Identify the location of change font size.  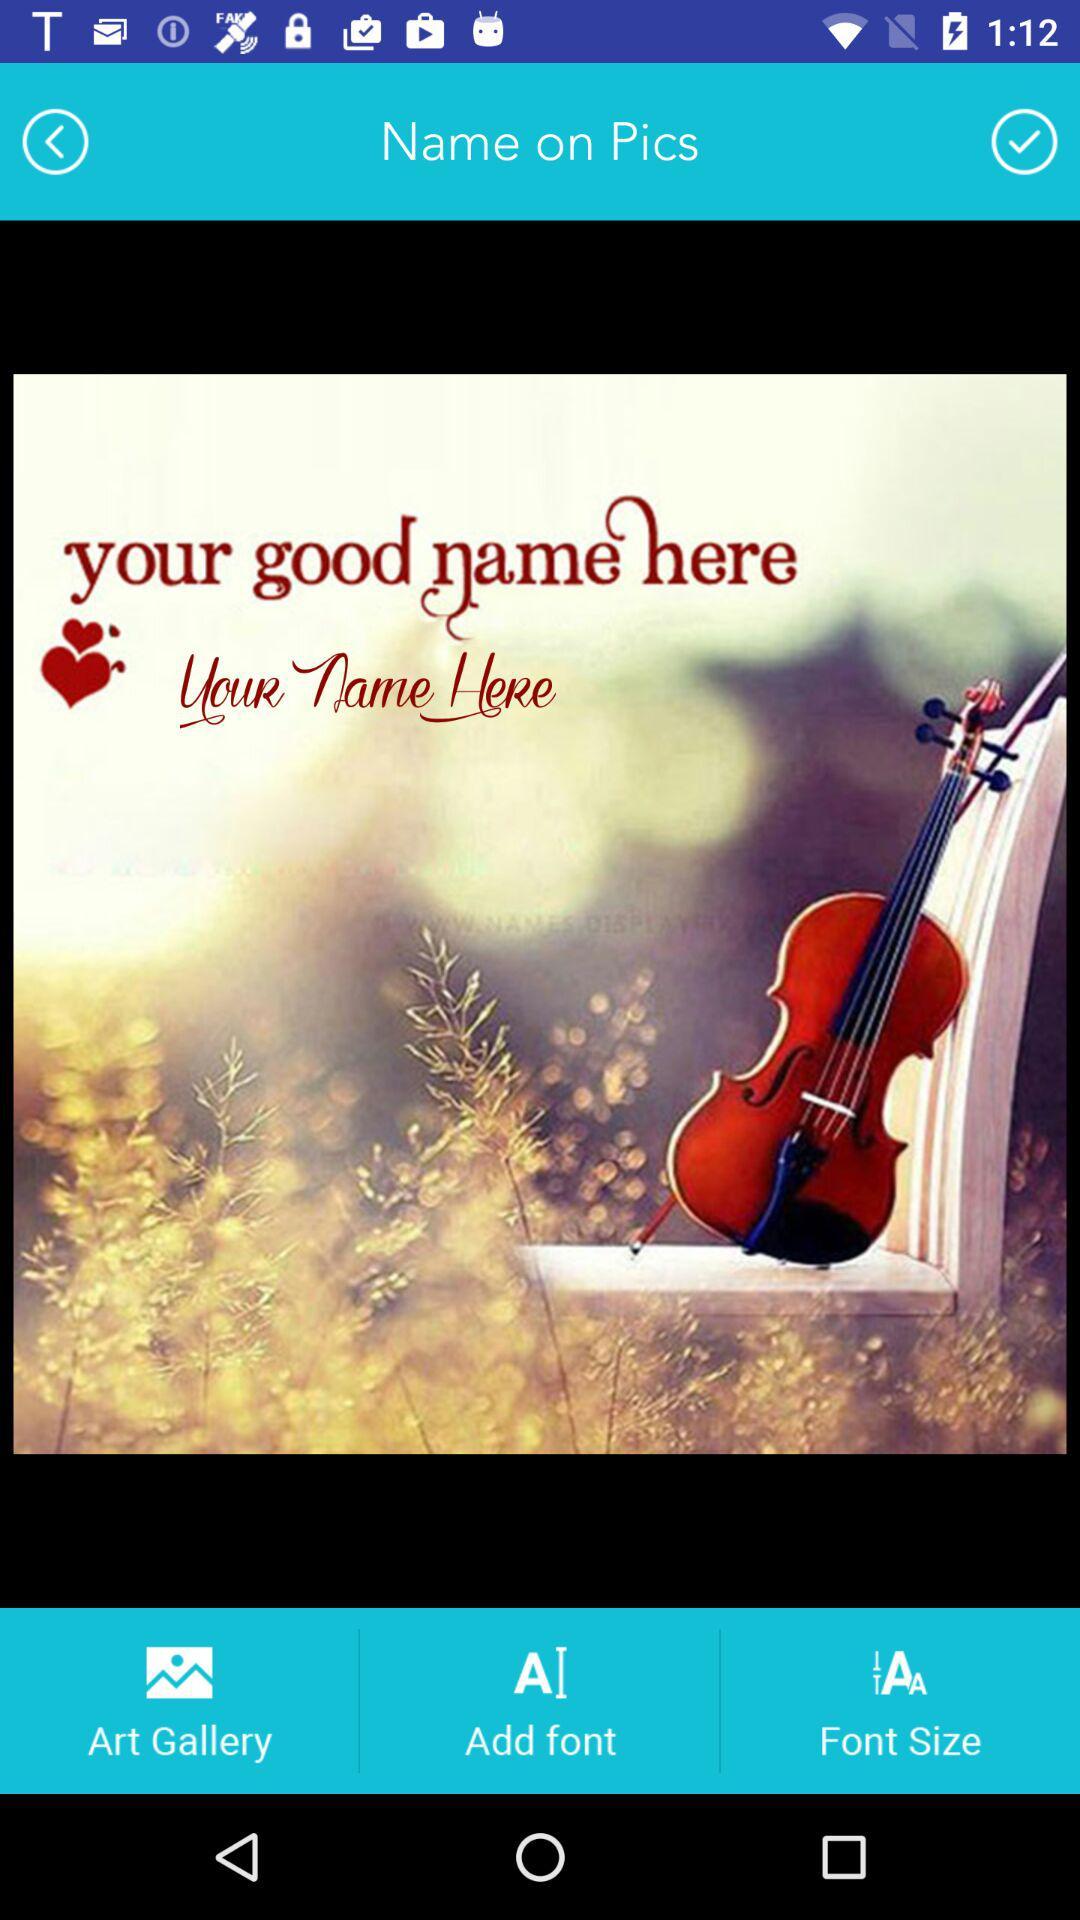
(900, 1699).